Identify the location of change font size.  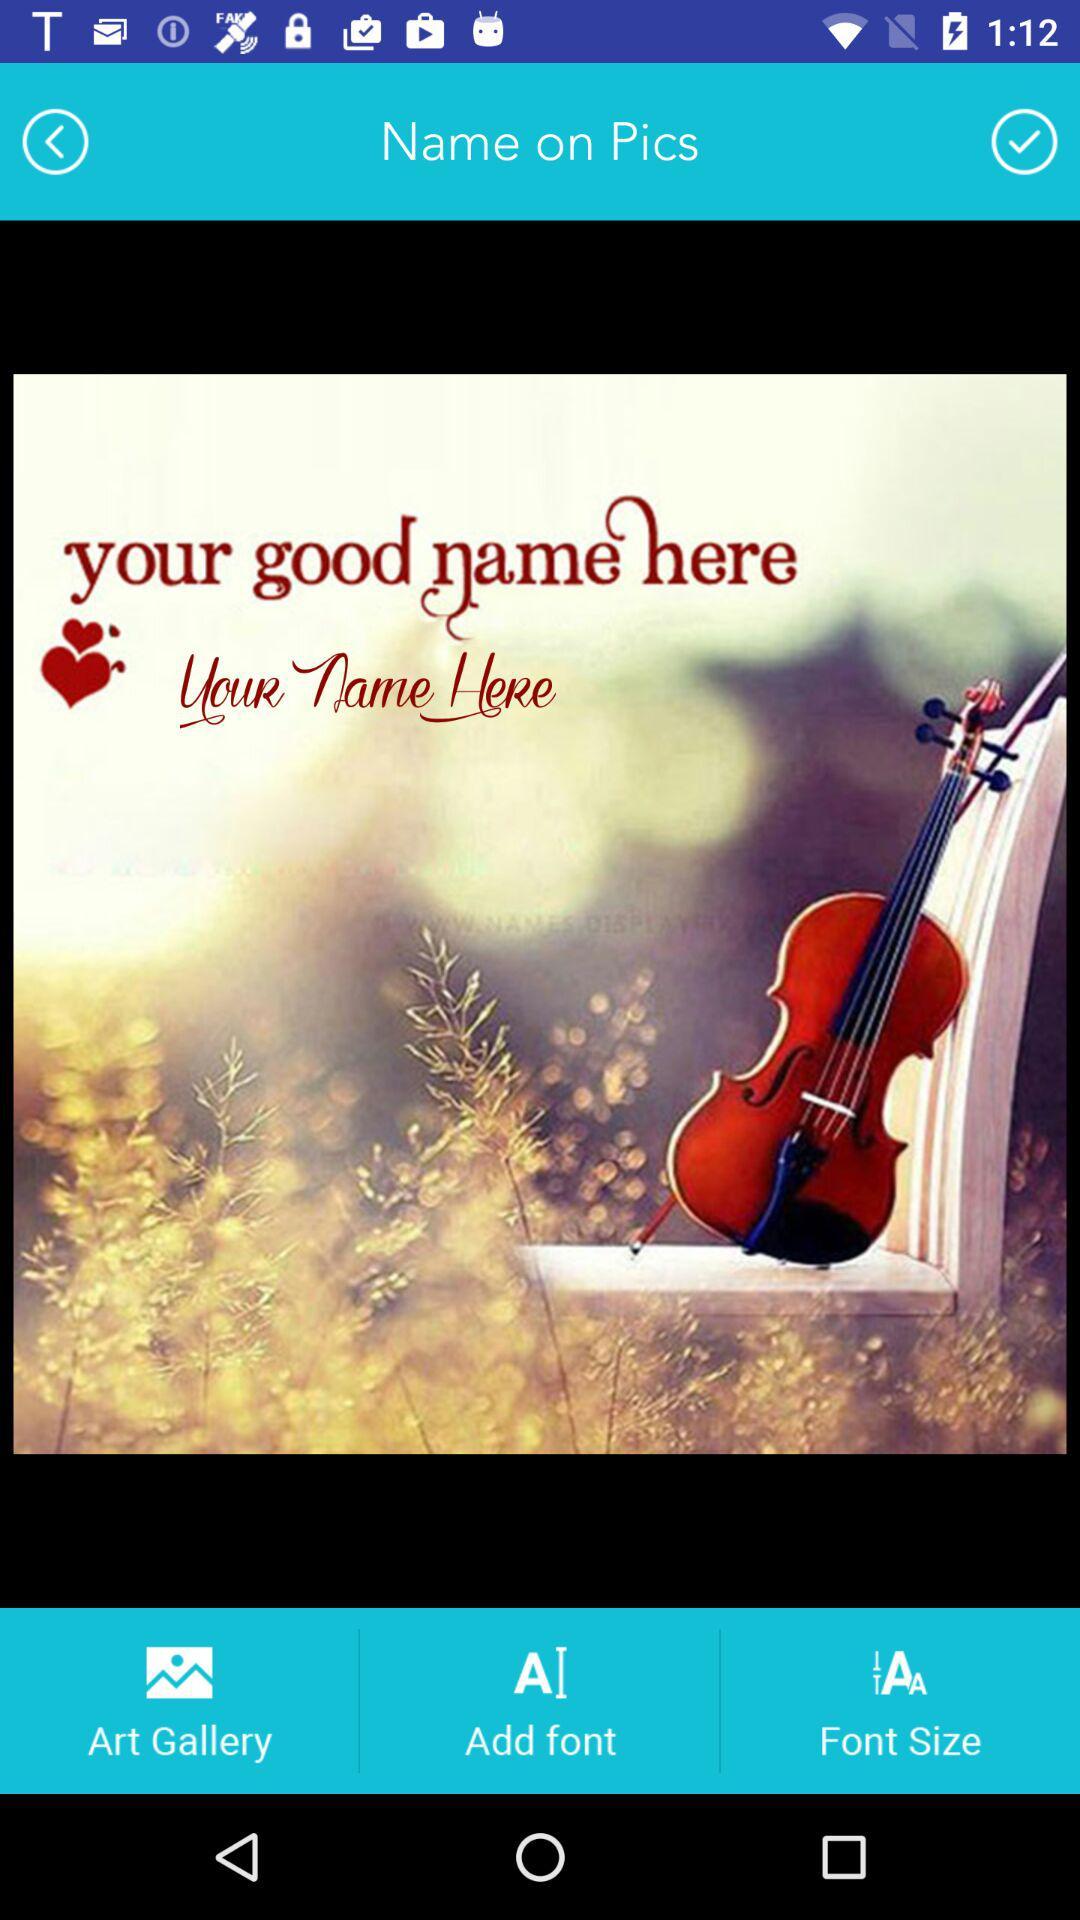
(900, 1699).